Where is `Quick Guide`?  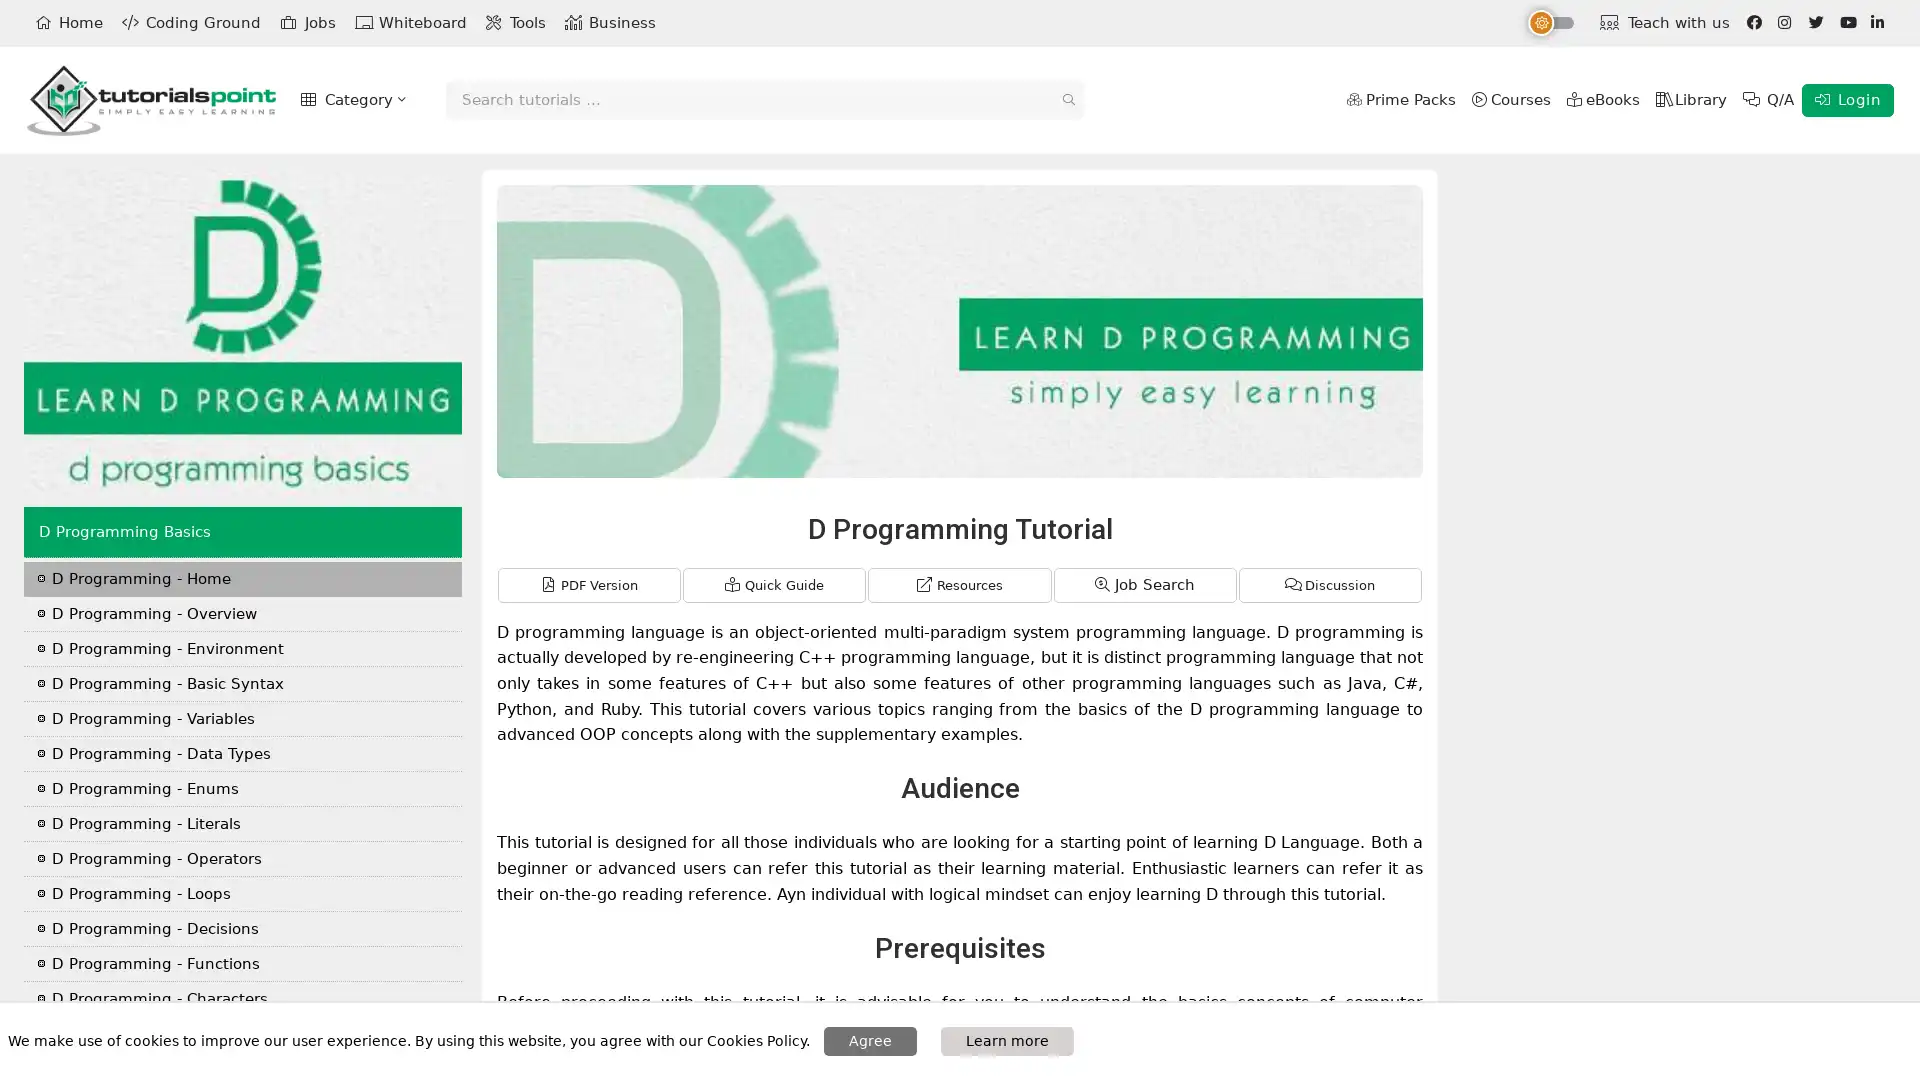 Quick Guide is located at coordinates (773, 563).